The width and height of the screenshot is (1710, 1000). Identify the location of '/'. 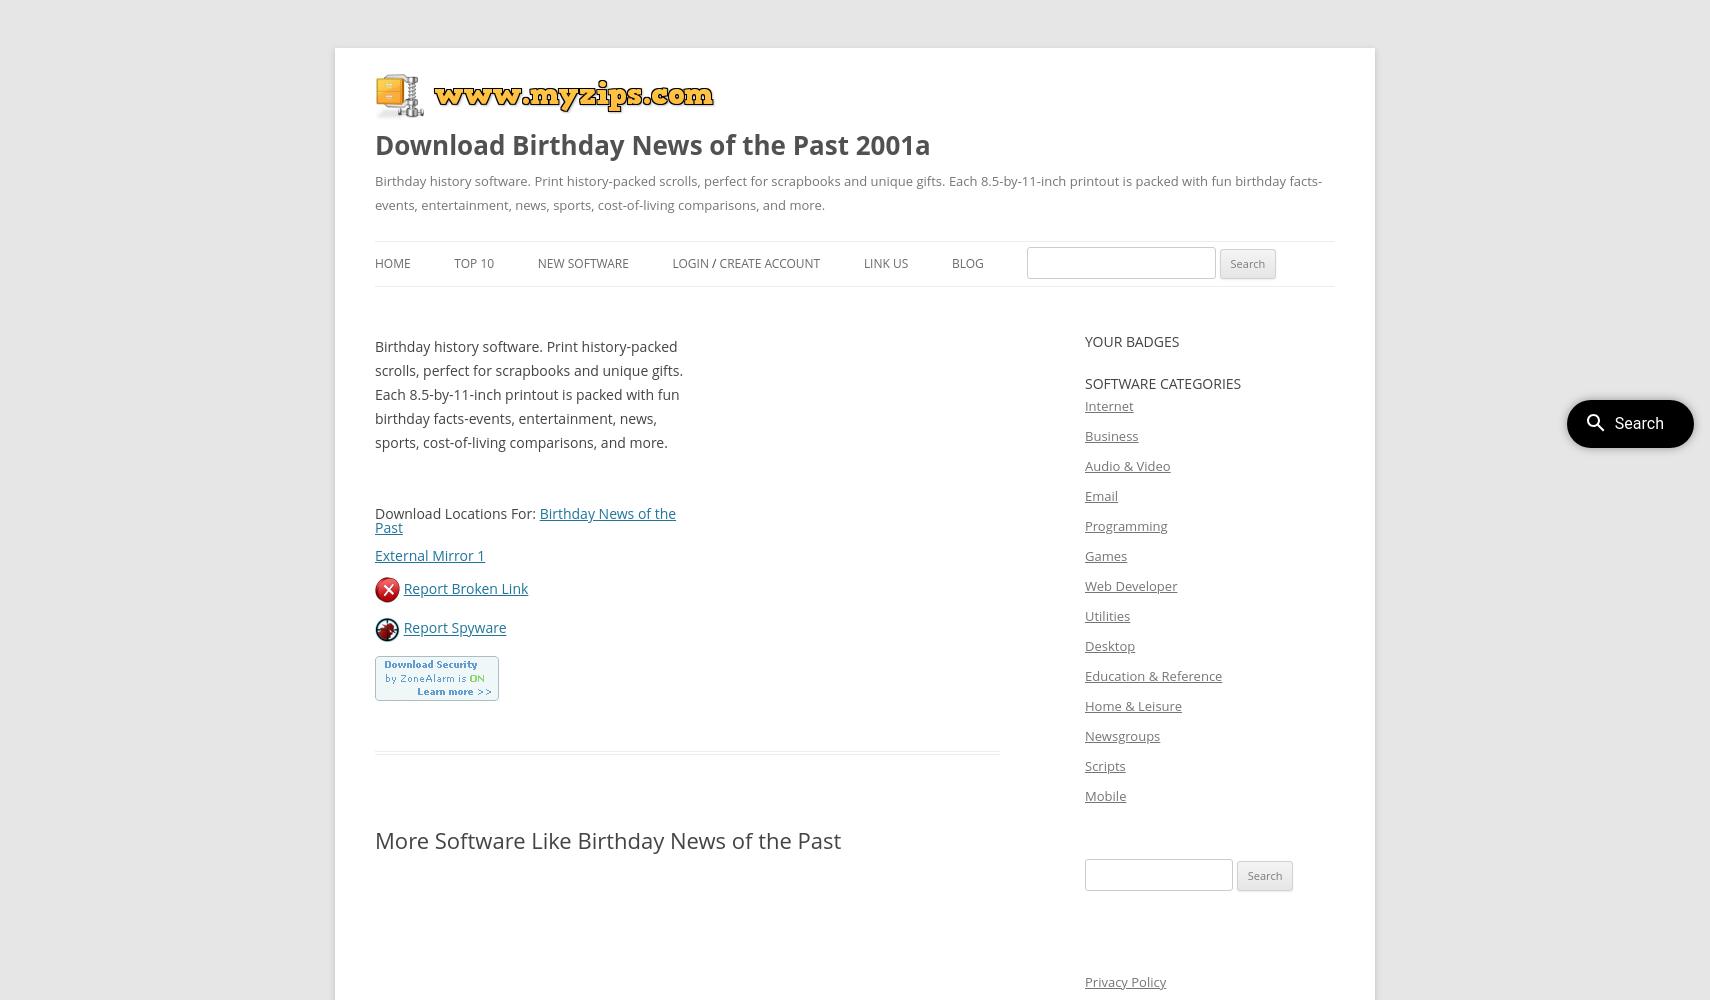
(713, 263).